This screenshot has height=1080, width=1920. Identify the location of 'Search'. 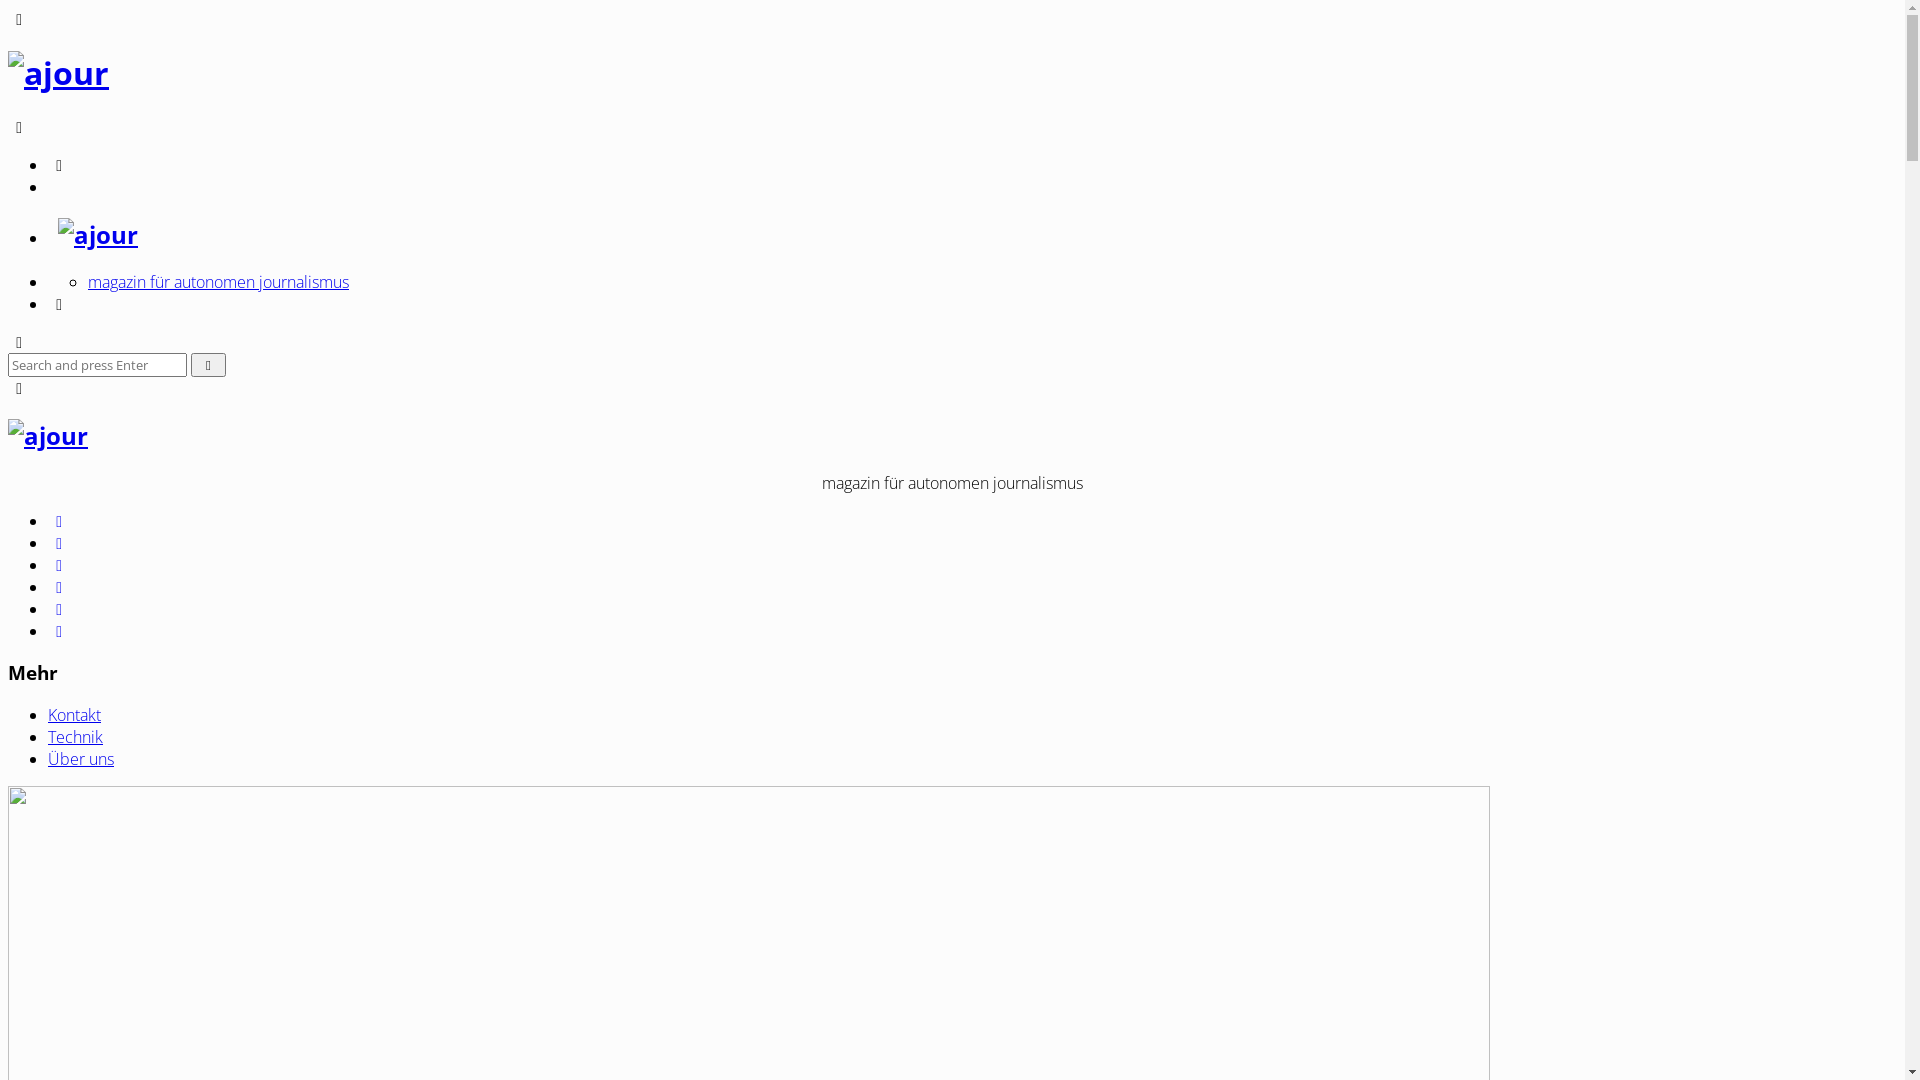
(208, 365).